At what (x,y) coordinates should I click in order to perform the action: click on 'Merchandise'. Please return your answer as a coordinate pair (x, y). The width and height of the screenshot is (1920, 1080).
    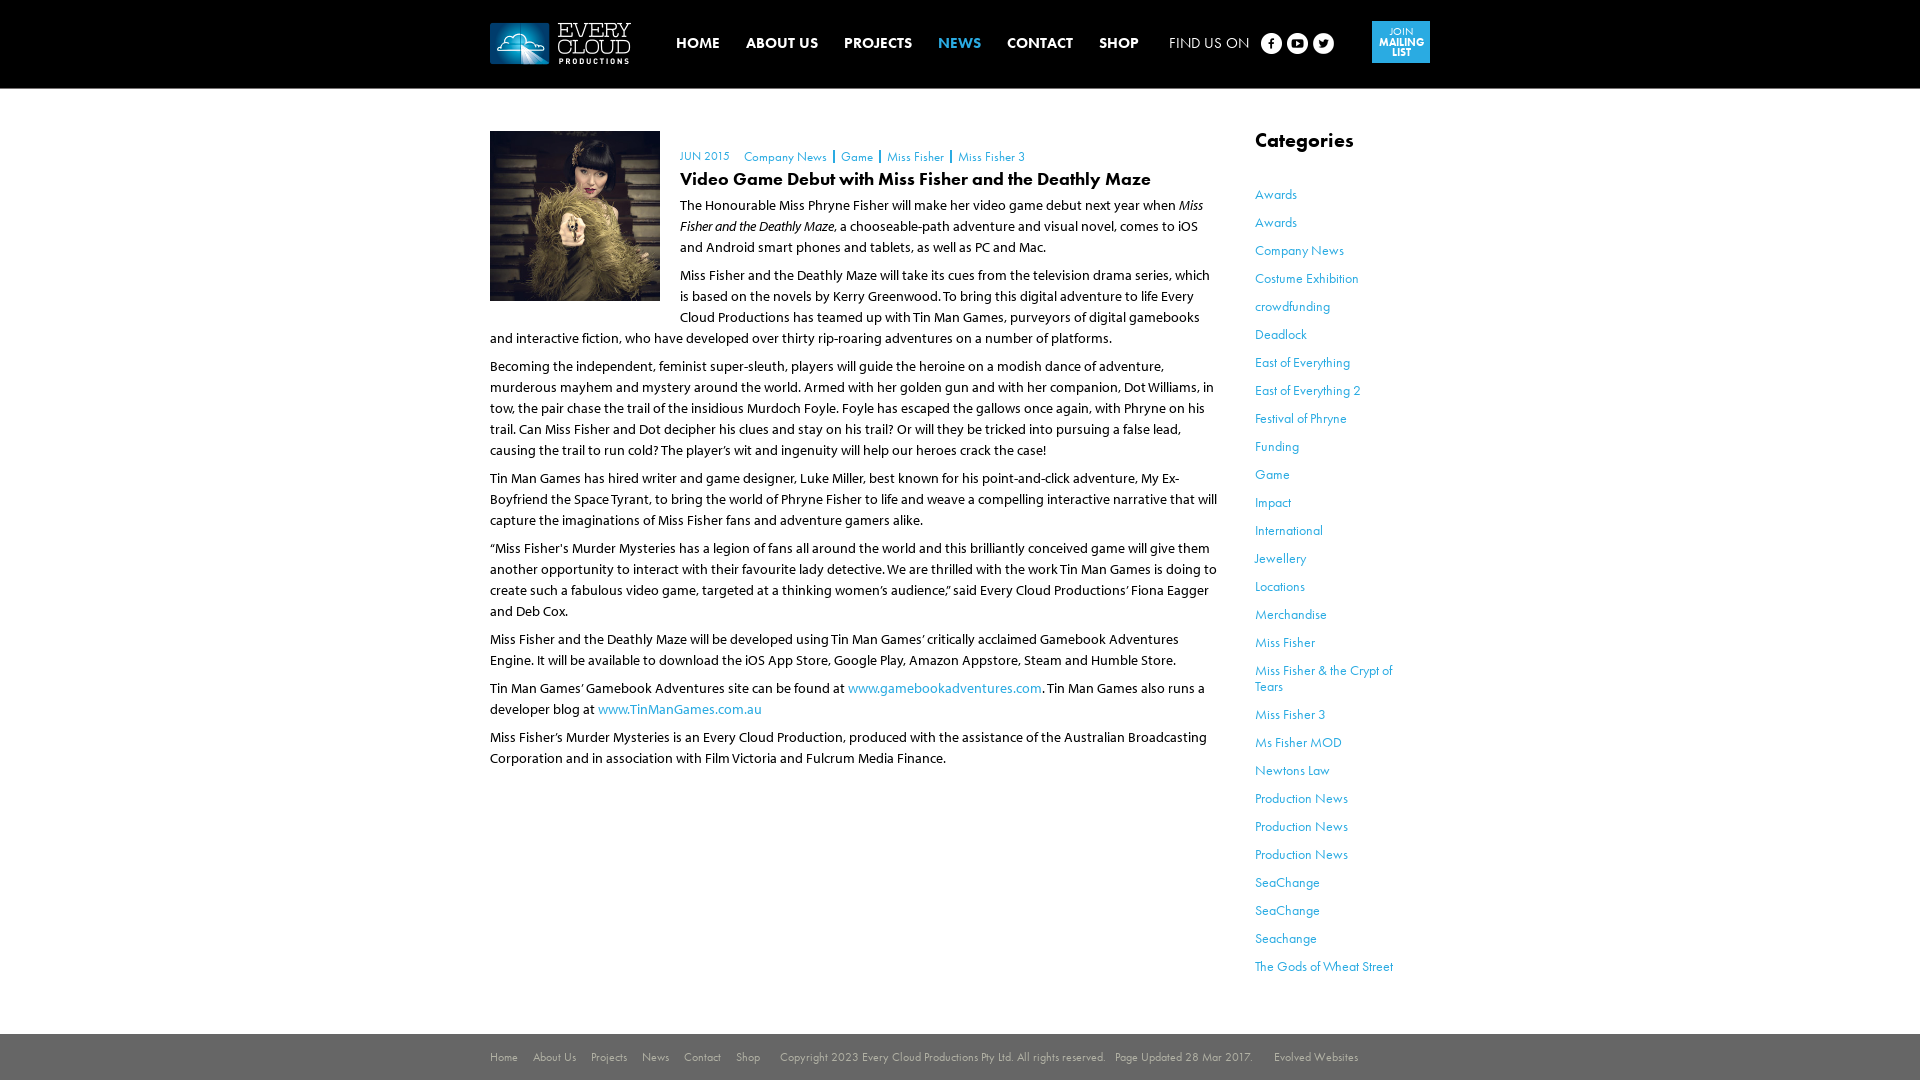
    Looking at the image, I should click on (1291, 612).